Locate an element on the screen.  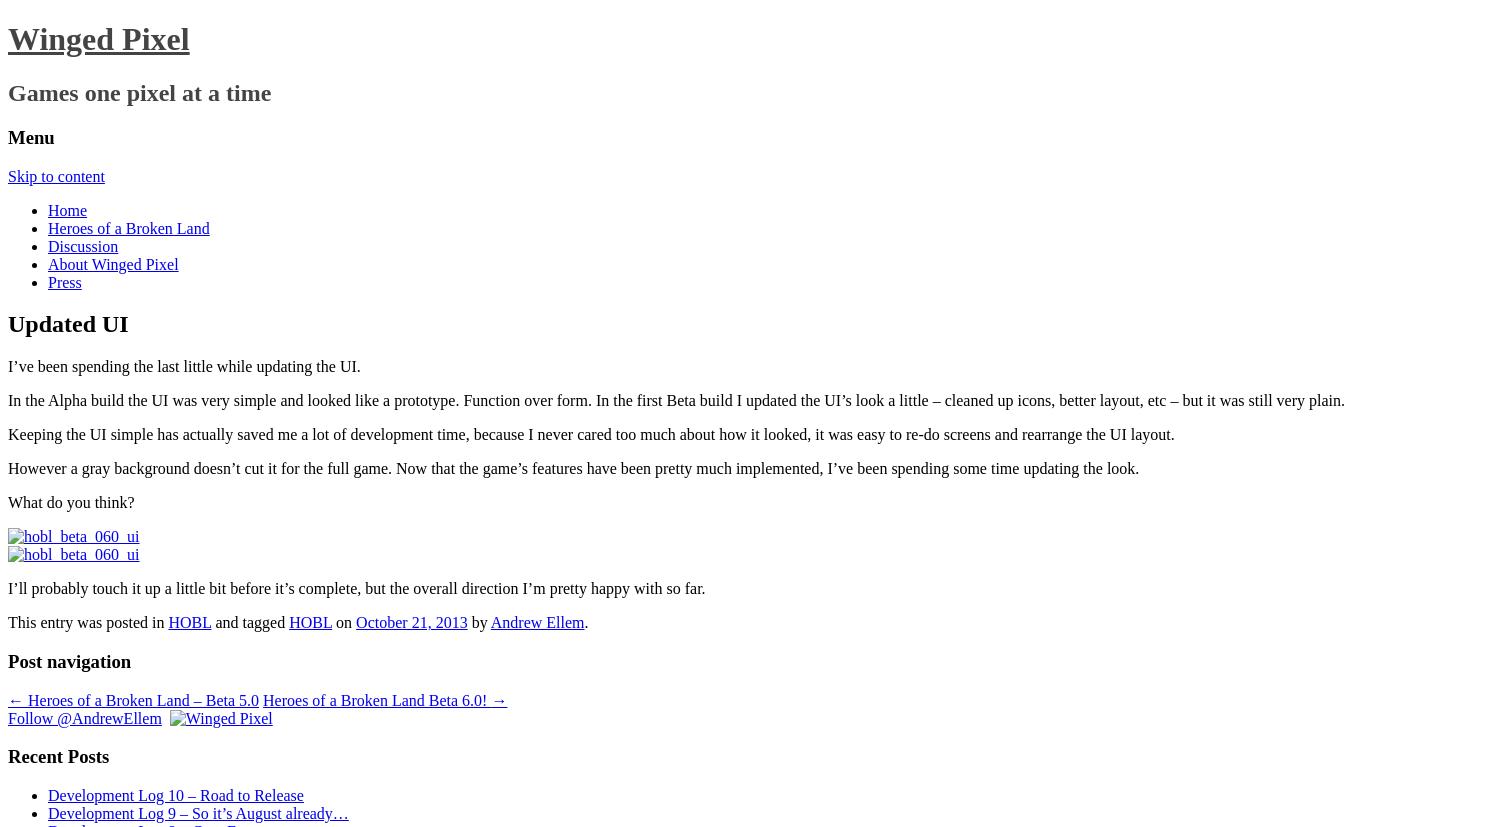
'I’ve been spending the last little while updating the UI.' is located at coordinates (184, 365).